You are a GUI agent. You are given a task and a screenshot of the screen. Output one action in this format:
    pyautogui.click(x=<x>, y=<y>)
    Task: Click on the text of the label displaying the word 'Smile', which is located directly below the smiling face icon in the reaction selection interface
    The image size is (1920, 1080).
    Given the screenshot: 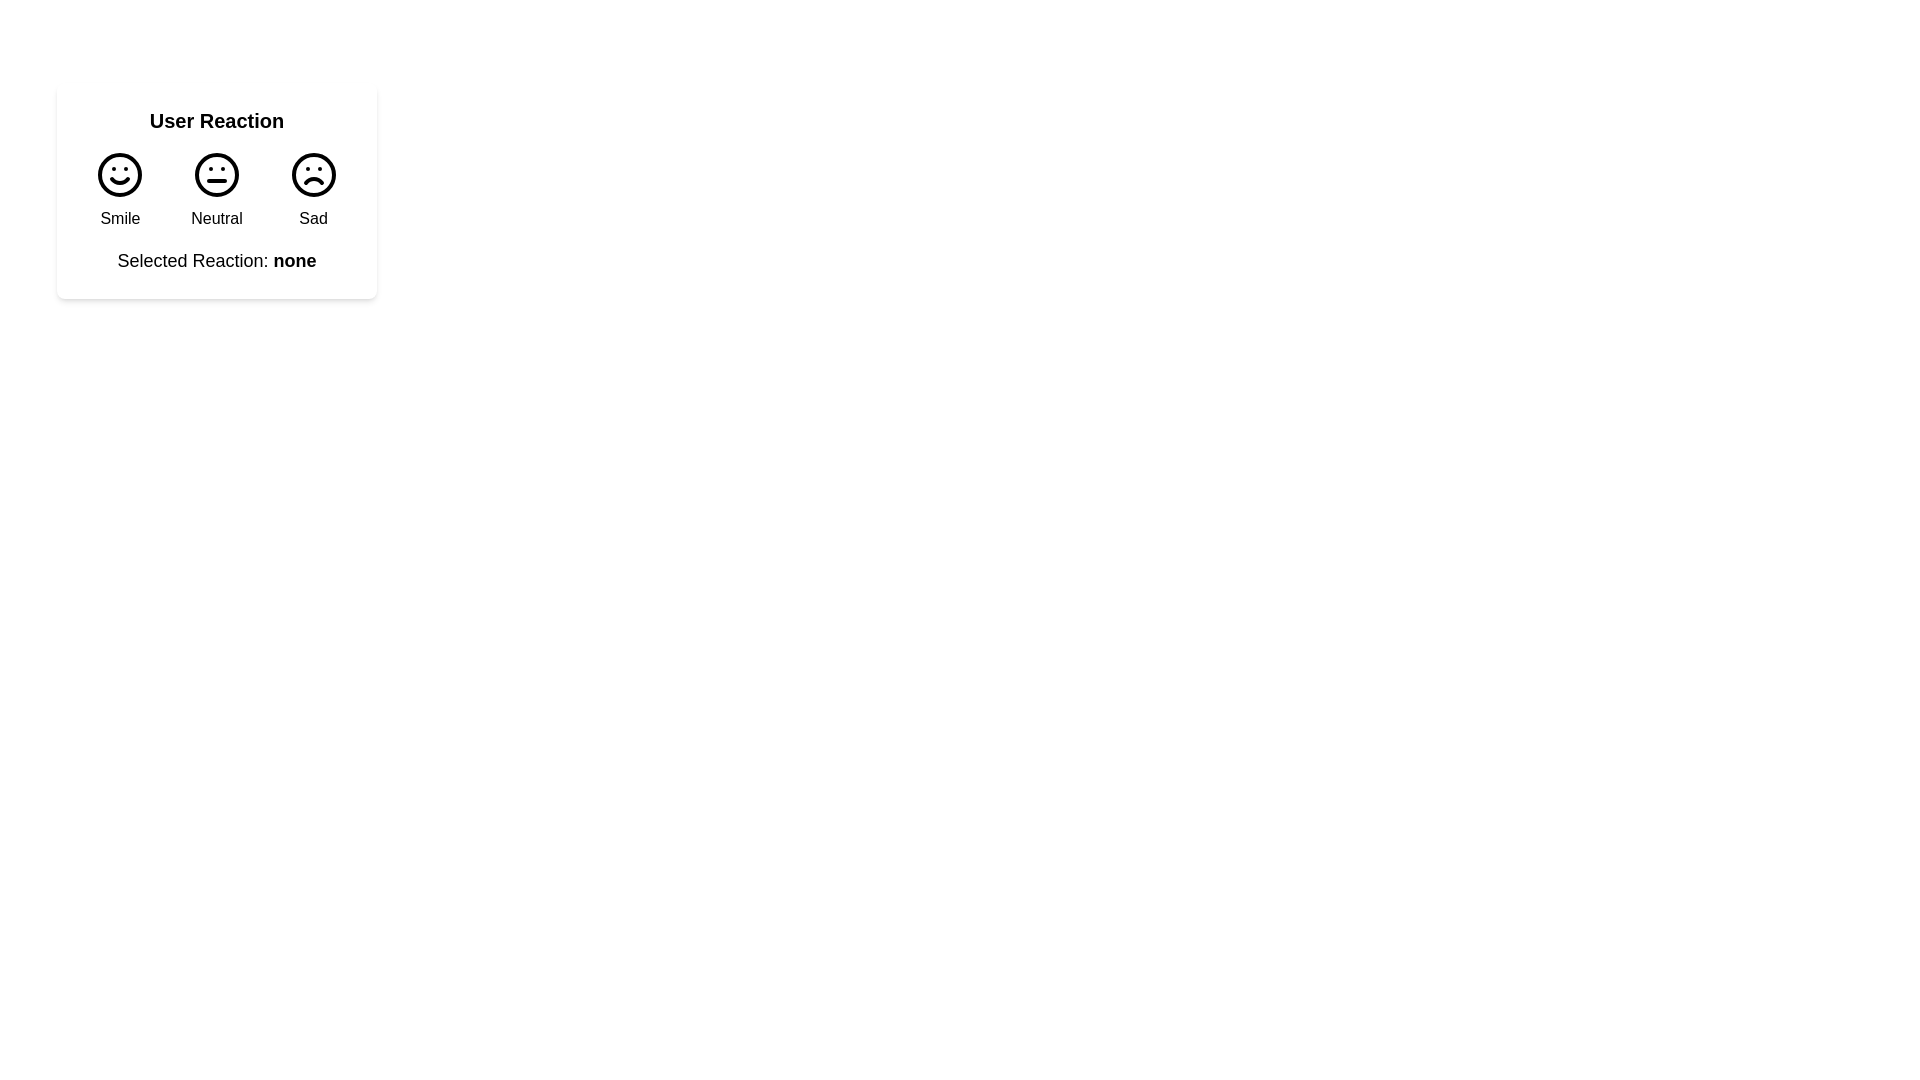 What is the action you would take?
    pyautogui.click(x=119, y=219)
    